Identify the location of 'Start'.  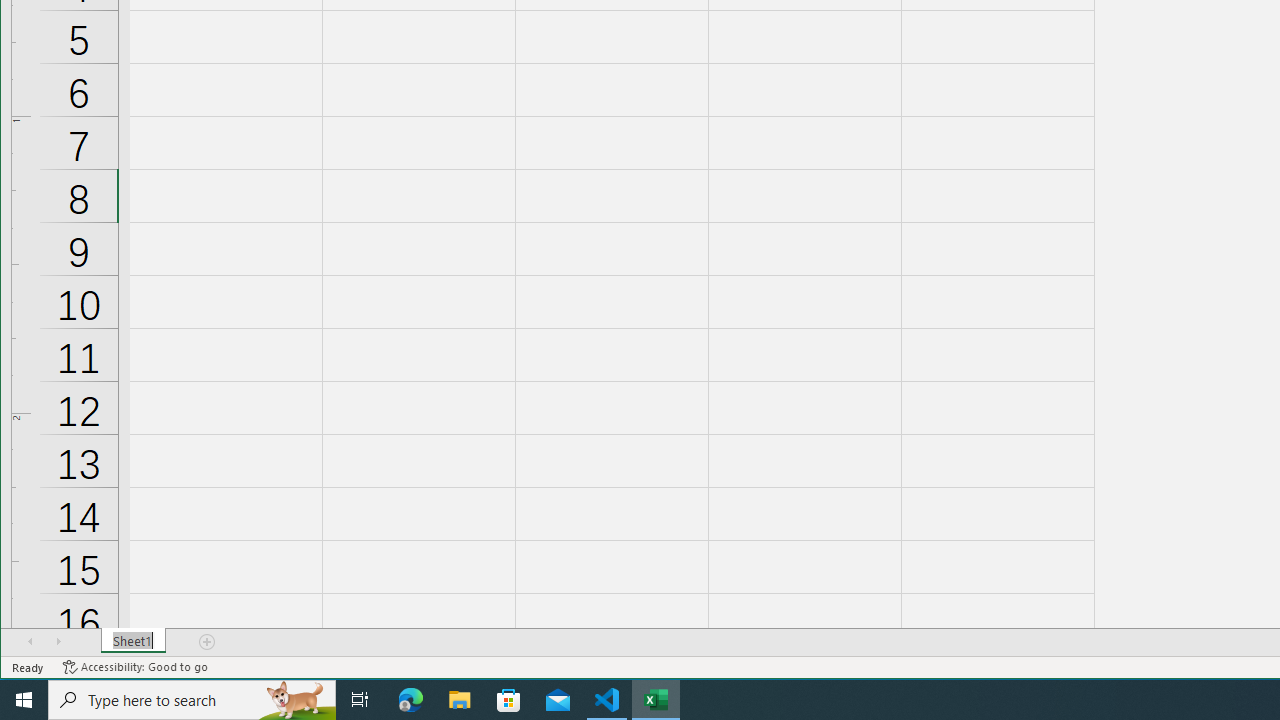
(24, 698).